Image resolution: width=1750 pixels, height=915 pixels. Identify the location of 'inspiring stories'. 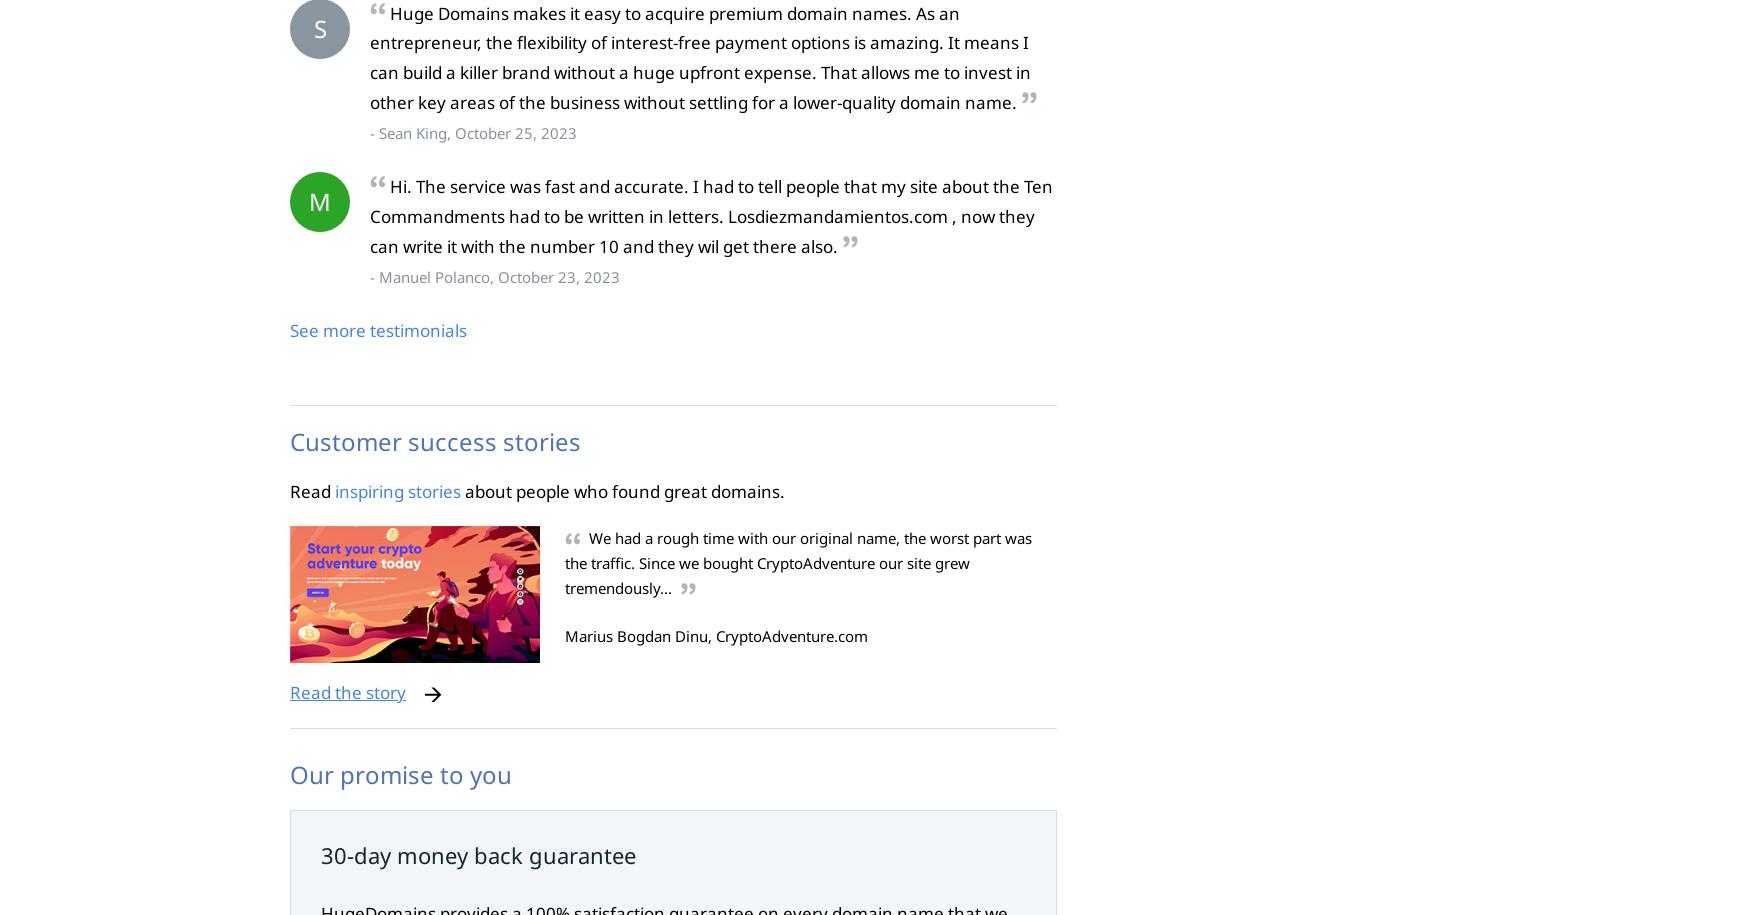
(334, 489).